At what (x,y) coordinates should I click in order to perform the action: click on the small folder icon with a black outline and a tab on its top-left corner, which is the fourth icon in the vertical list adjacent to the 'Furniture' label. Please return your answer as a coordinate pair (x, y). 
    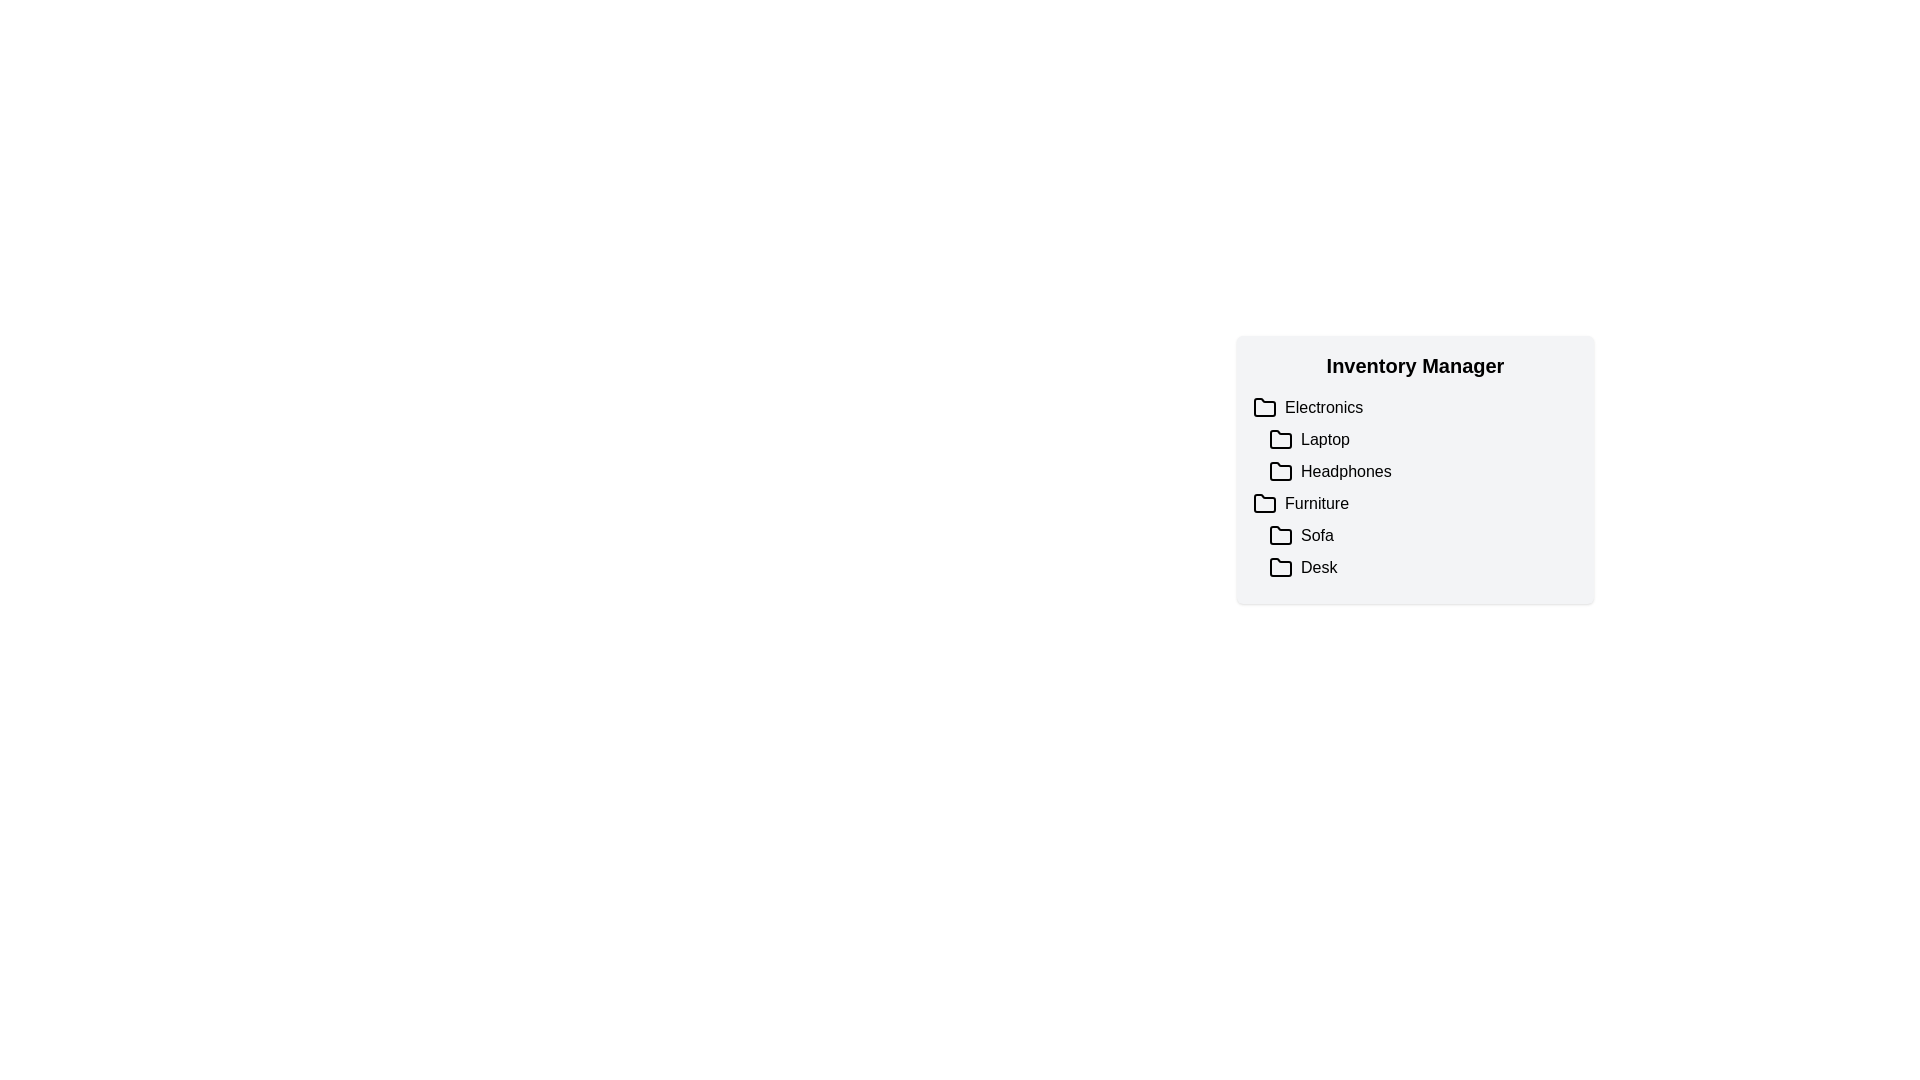
    Looking at the image, I should click on (1264, 502).